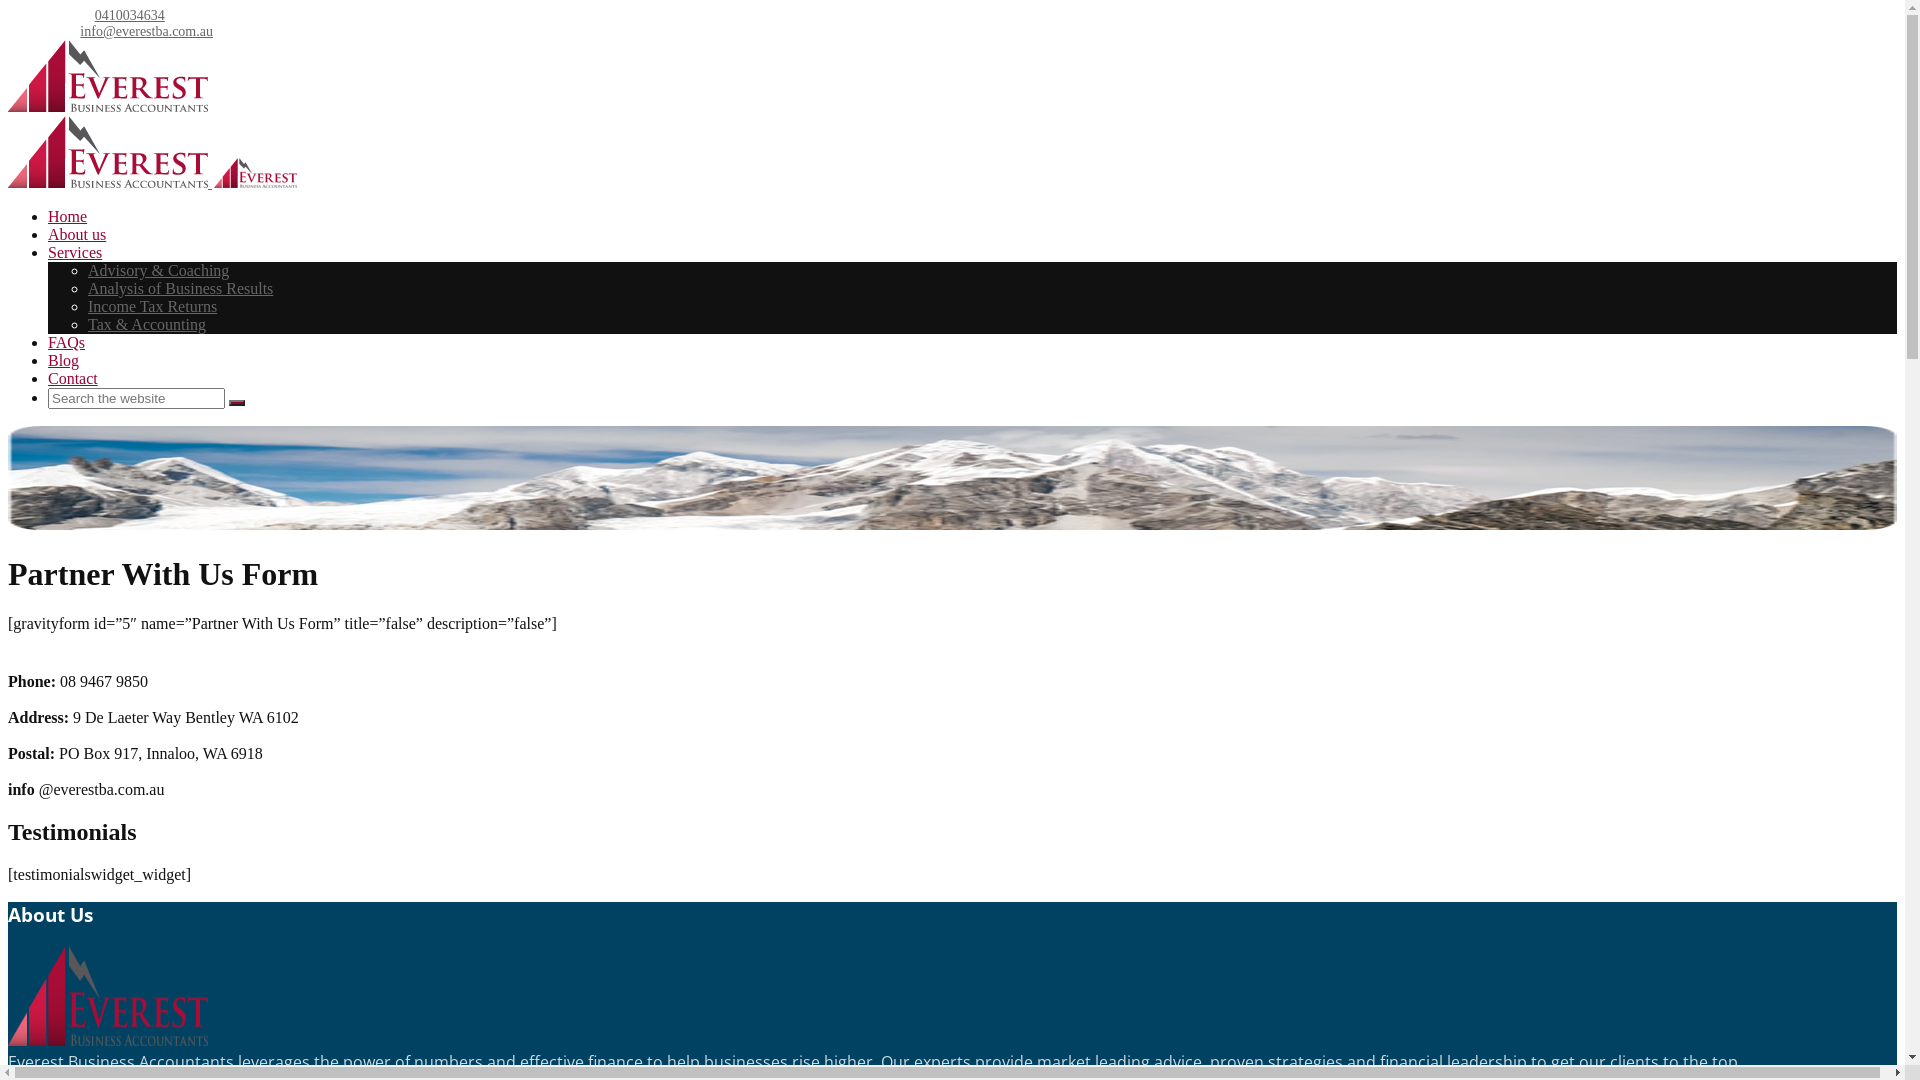 Image resolution: width=1920 pixels, height=1080 pixels. What do you see at coordinates (48, 216) in the screenshot?
I see `'Home'` at bounding box center [48, 216].